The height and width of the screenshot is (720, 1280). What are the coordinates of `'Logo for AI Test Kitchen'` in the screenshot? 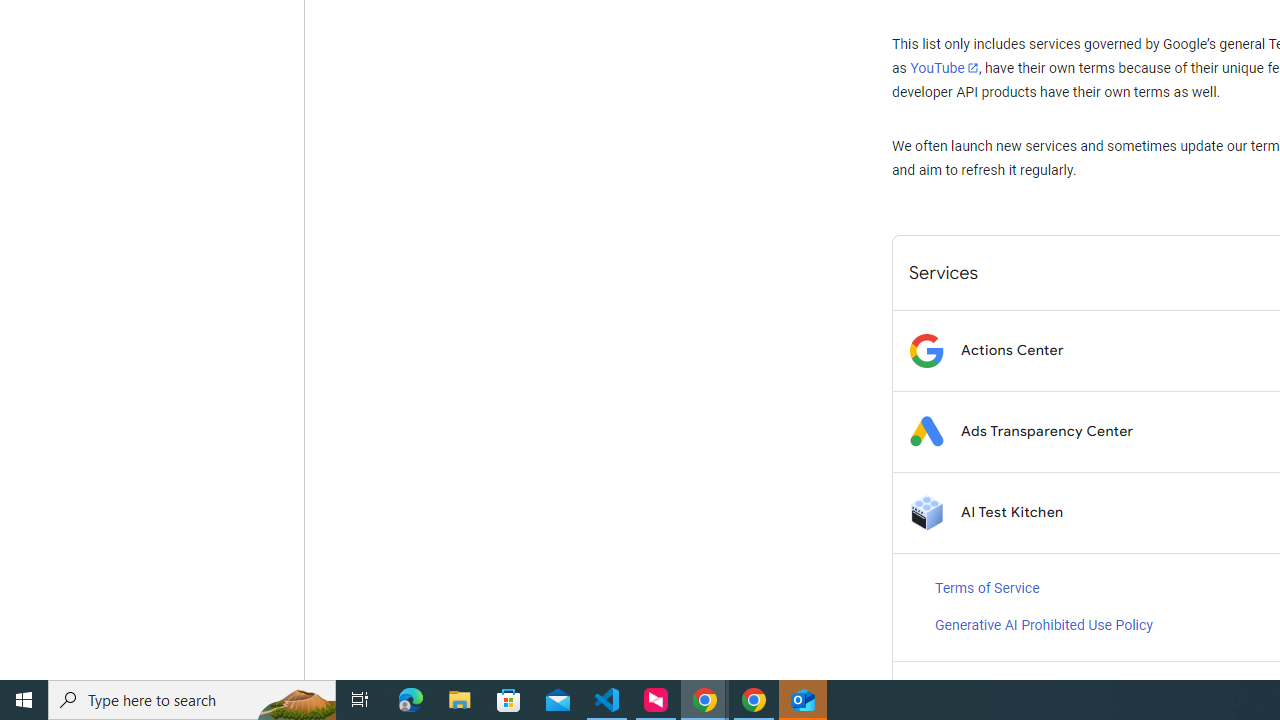 It's located at (925, 511).